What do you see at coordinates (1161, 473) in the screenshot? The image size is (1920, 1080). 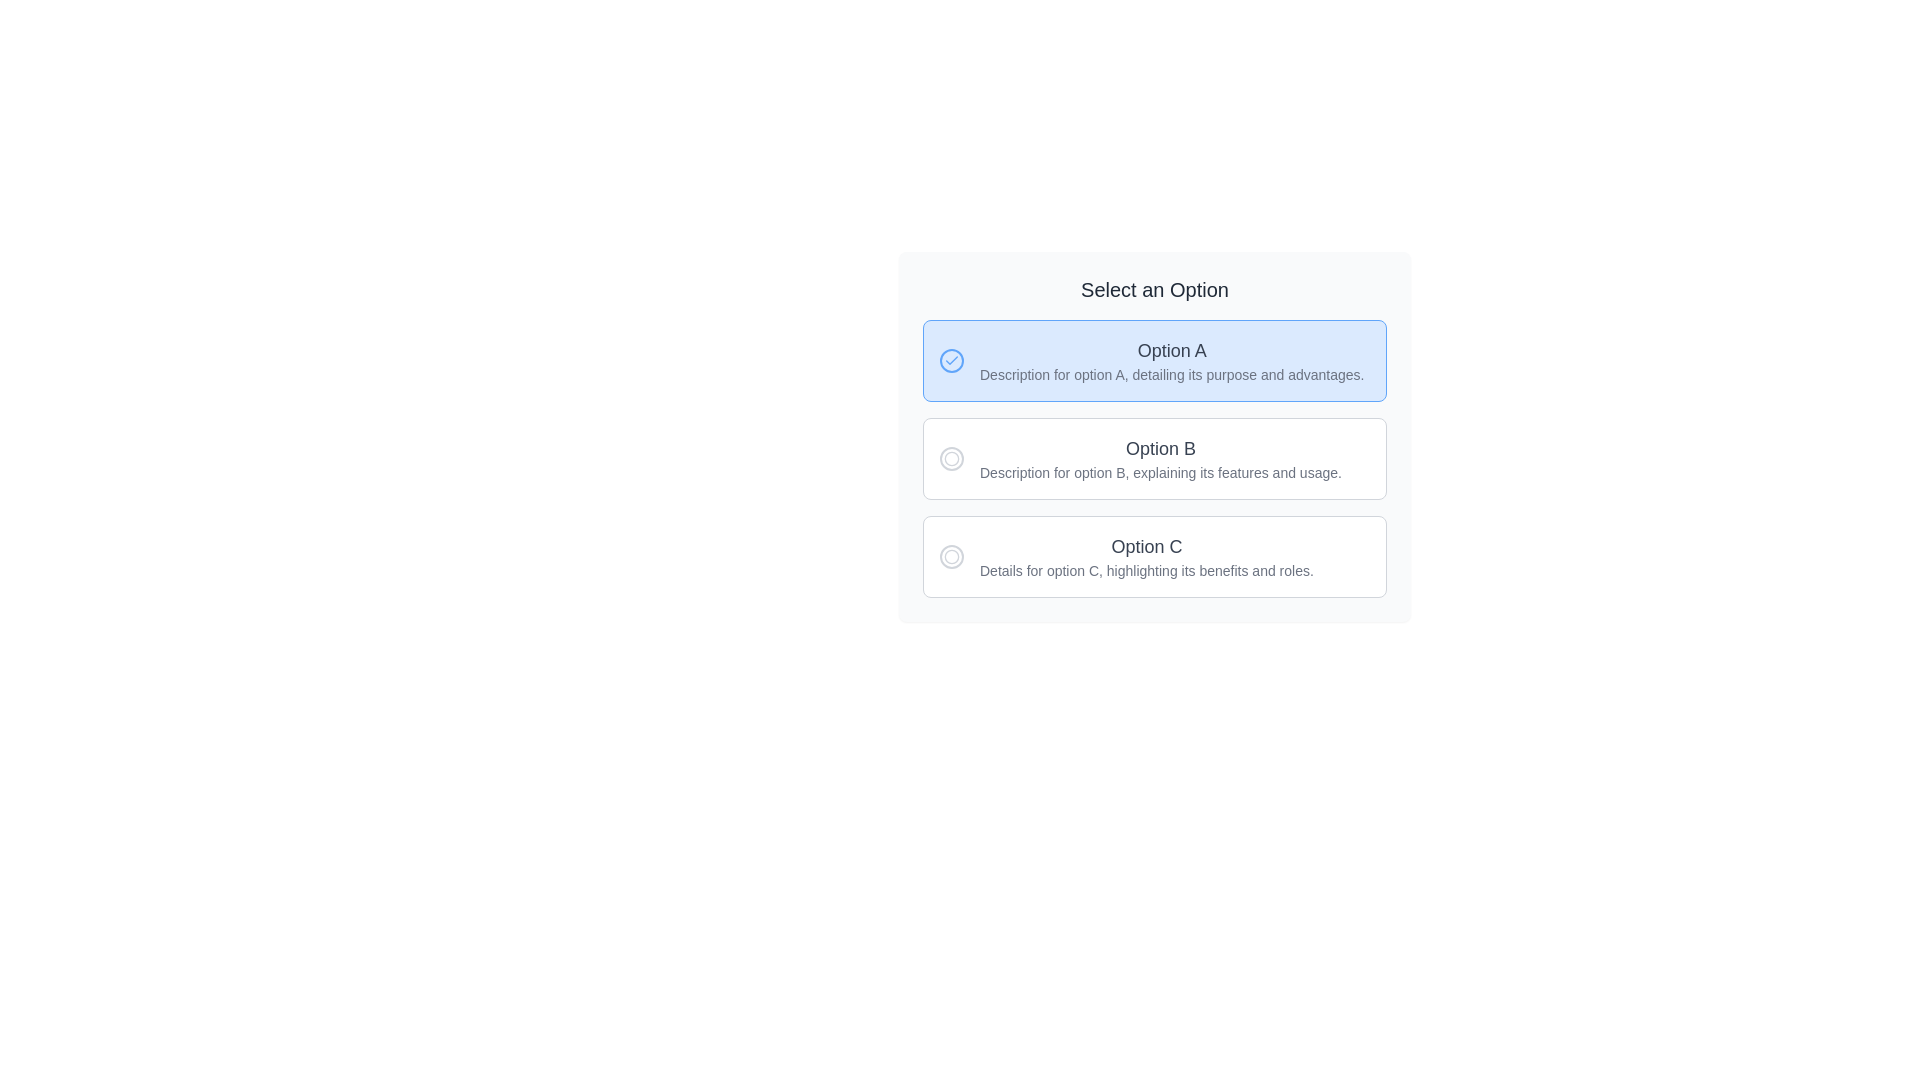 I see `the Text Label displaying 'Description for option B, explaining its features and usage.' located under the title 'Option B'` at bounding box center [1161, 473].